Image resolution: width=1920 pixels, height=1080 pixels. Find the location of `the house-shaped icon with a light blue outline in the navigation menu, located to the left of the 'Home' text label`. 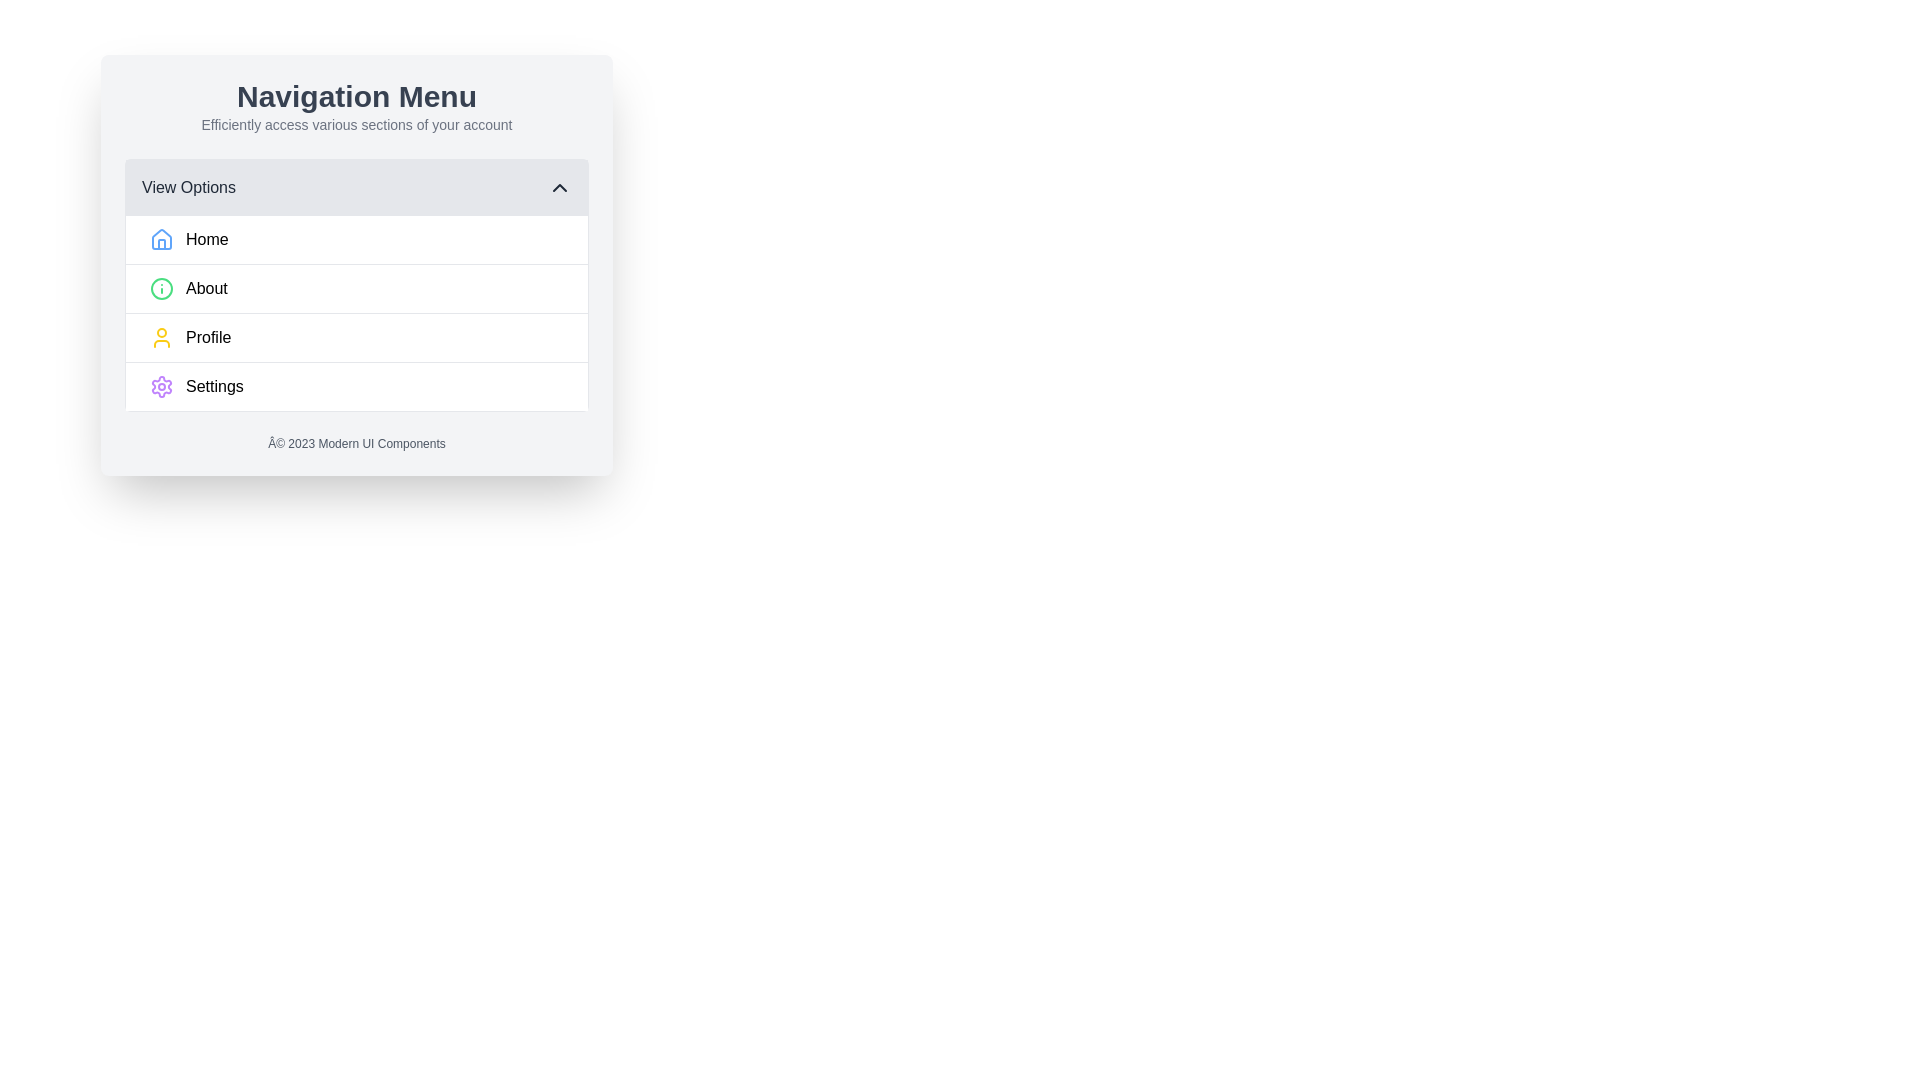

the house-shaped icon with a light blue outline in the navigation menu, located to the left of the 'Home' text label is located at coordinates (162, 238).